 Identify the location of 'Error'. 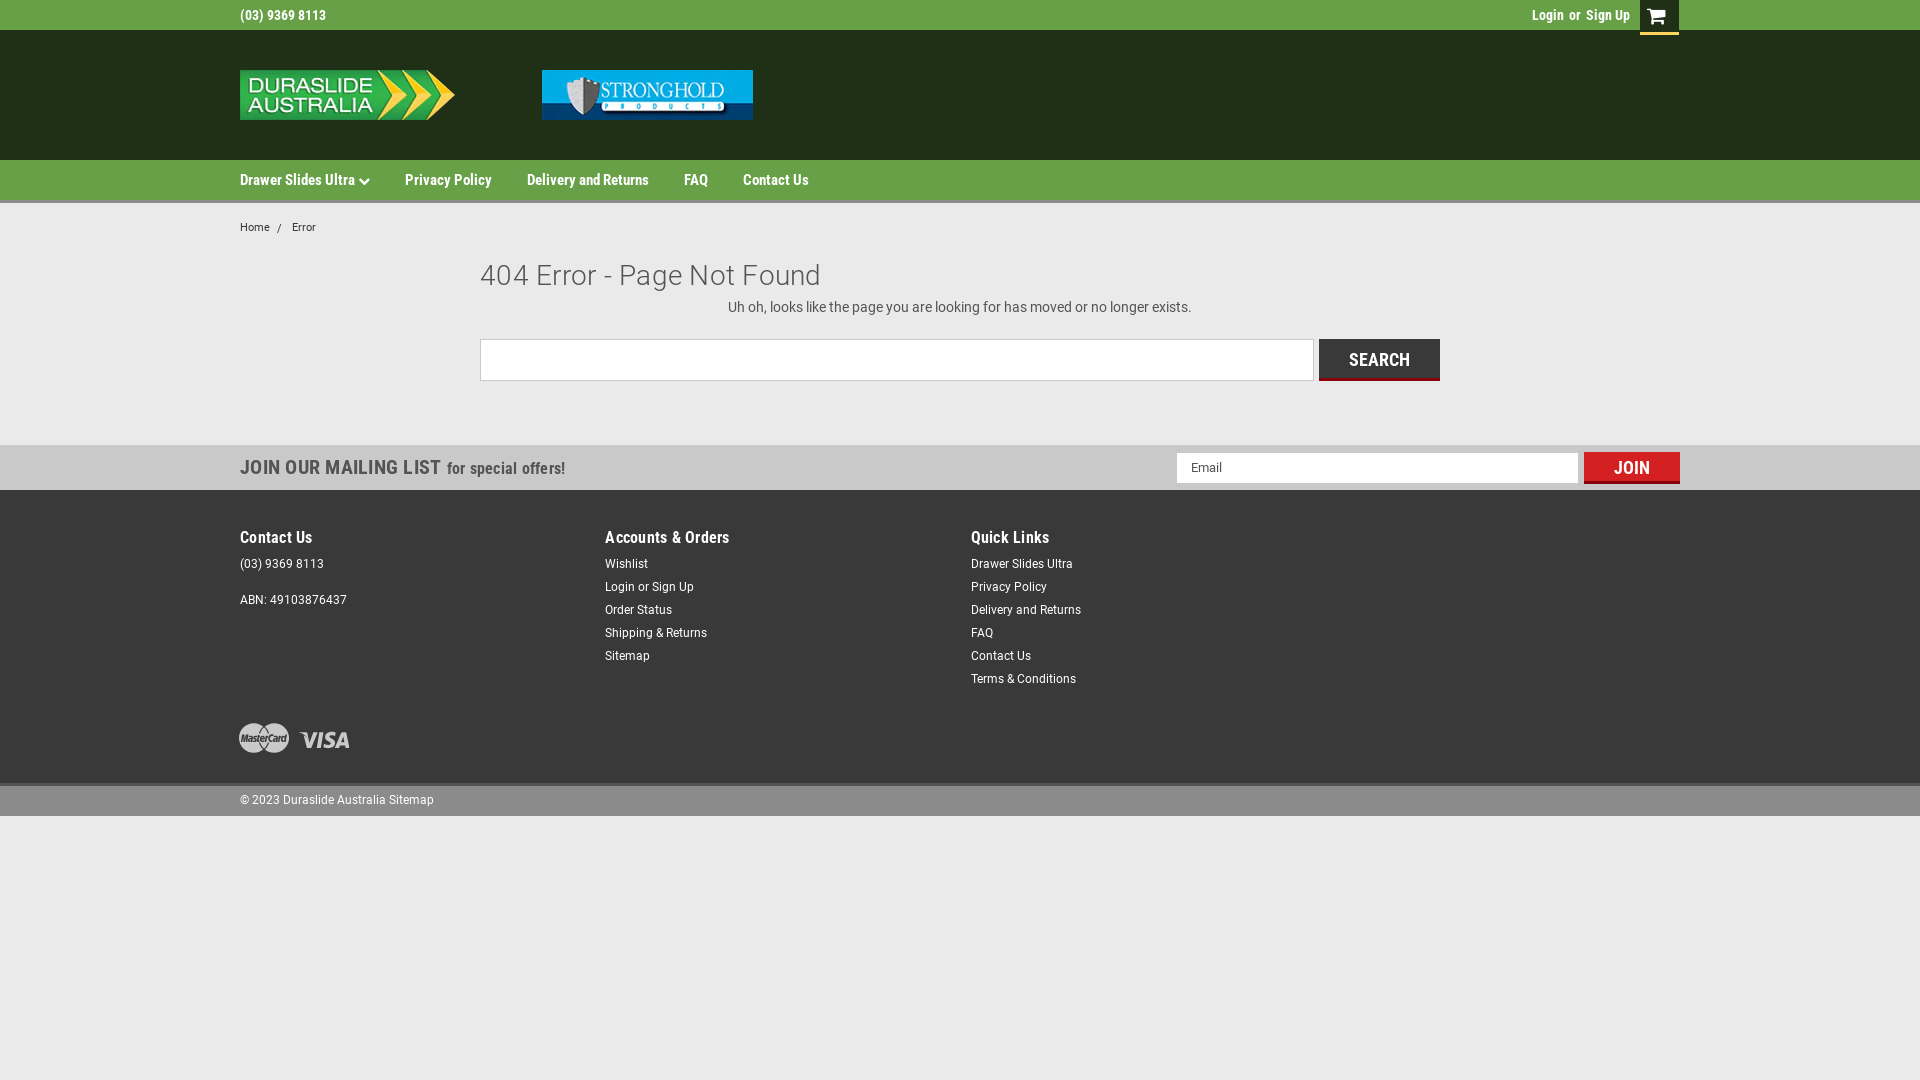
(302, 226).